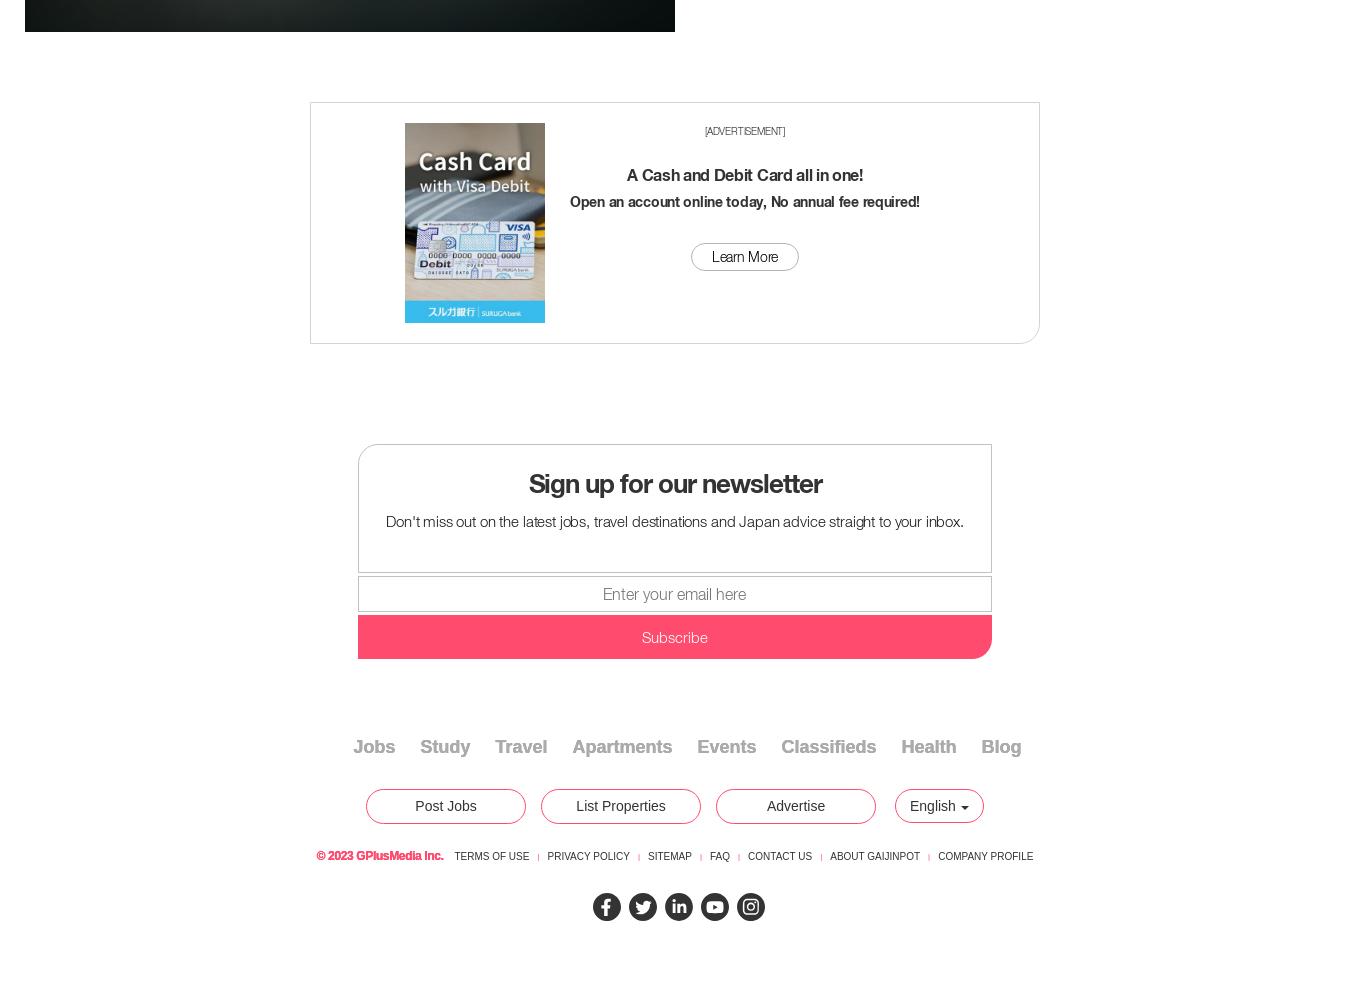 This screenshot has height=981, width=1350. I want to click on 'CONTACT US', so click(779, 856).